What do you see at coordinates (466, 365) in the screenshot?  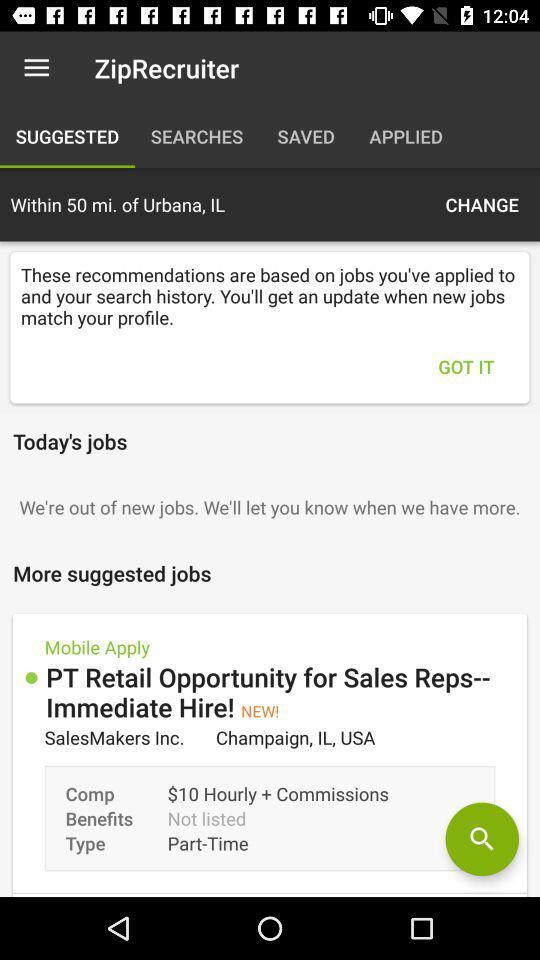 I see `the got it` at bounding box center [466, 365].